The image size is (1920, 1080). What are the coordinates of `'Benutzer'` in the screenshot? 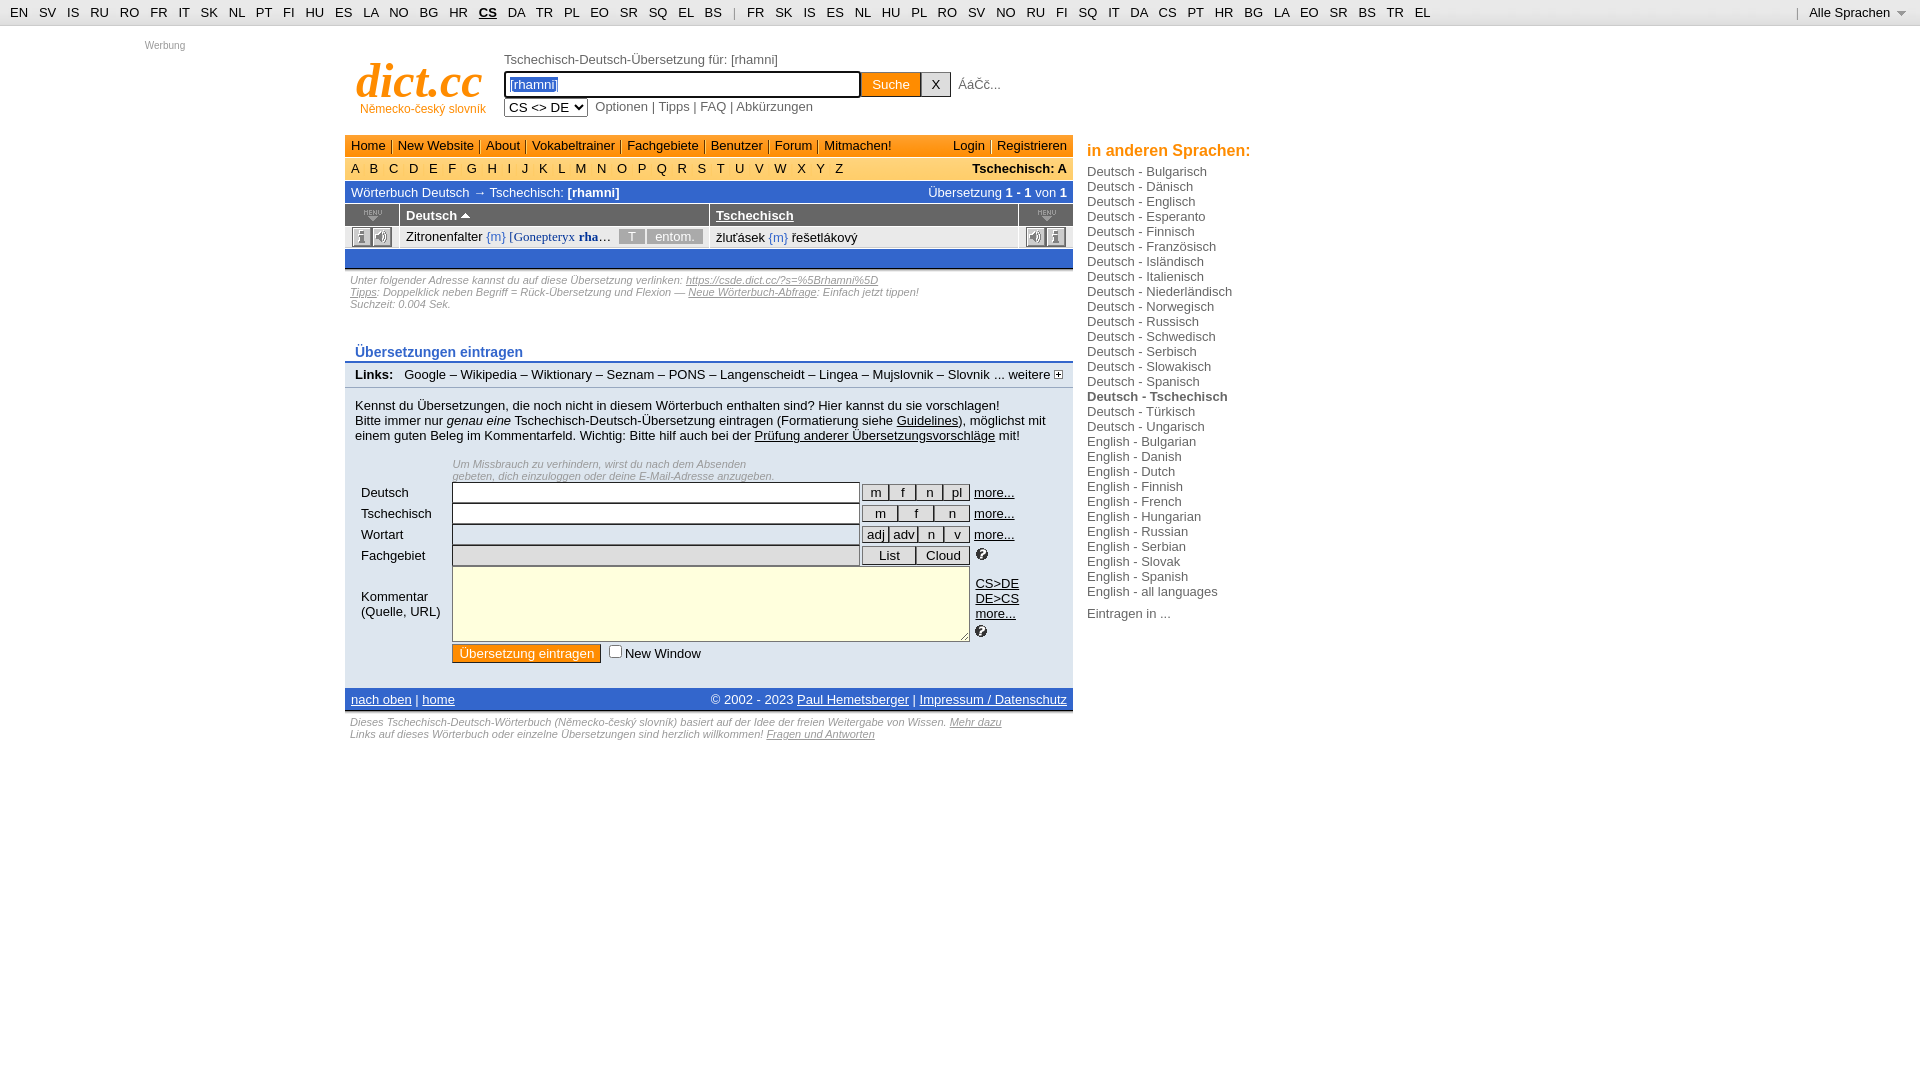 It's located at (736, 144).